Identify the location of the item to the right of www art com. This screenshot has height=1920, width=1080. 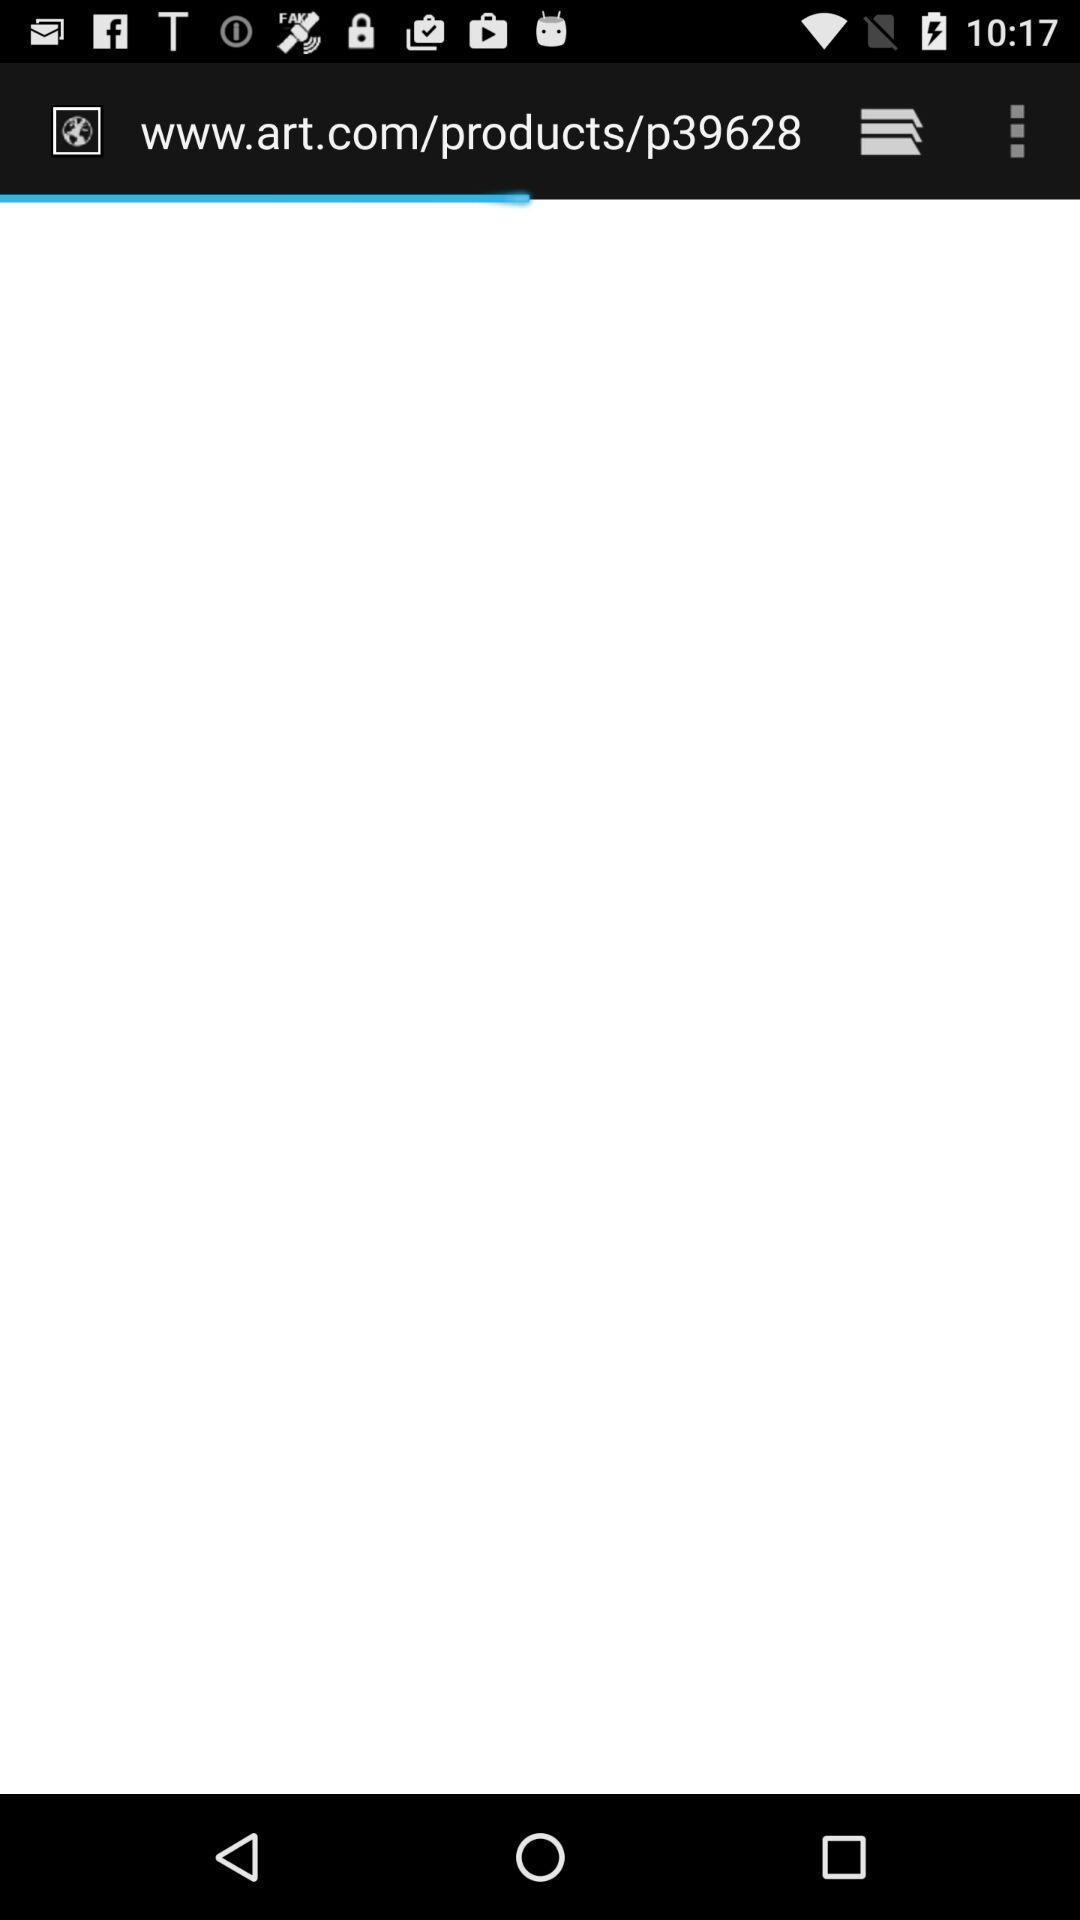
(890, 130).